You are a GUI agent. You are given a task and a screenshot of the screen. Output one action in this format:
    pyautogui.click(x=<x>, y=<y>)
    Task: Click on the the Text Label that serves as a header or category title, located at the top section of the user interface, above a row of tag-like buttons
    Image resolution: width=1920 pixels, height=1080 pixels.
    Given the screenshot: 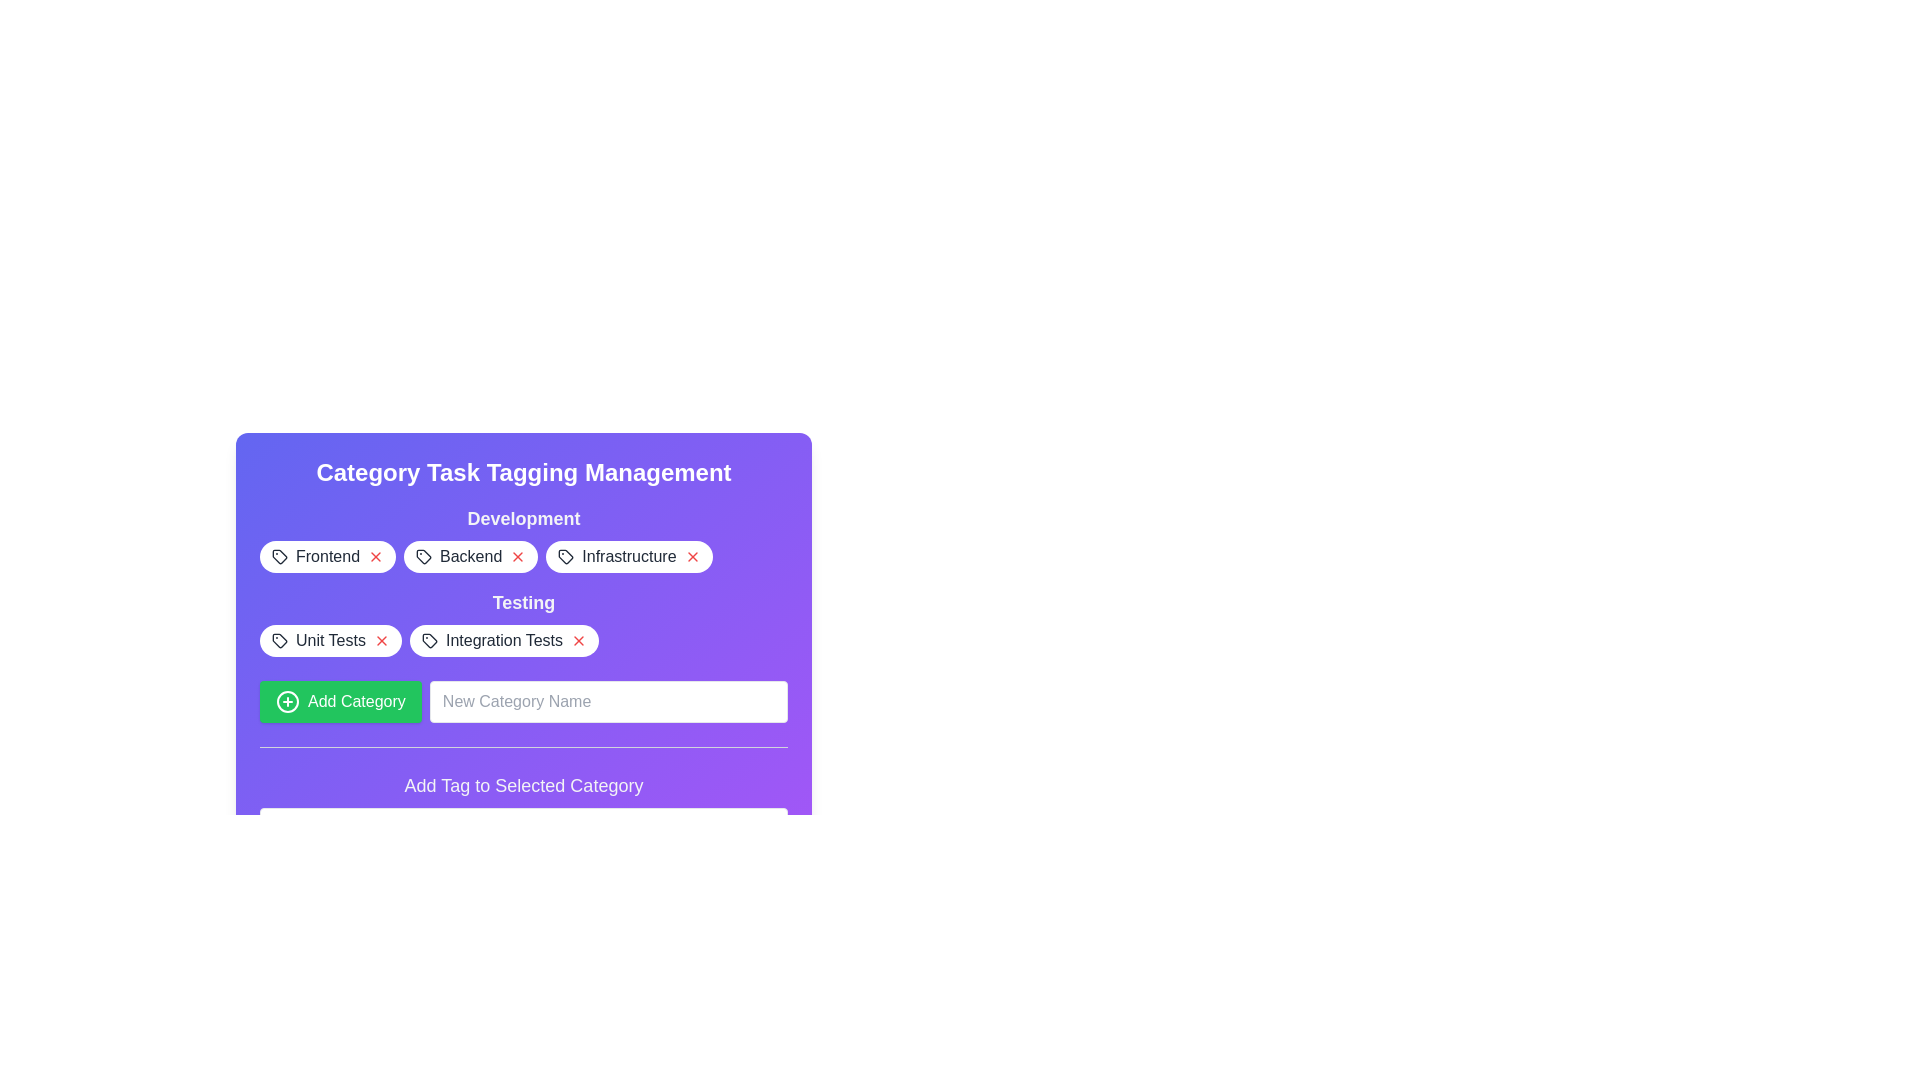 What is the action you would take?
    pyautogui.click(x=523, y=518)
    